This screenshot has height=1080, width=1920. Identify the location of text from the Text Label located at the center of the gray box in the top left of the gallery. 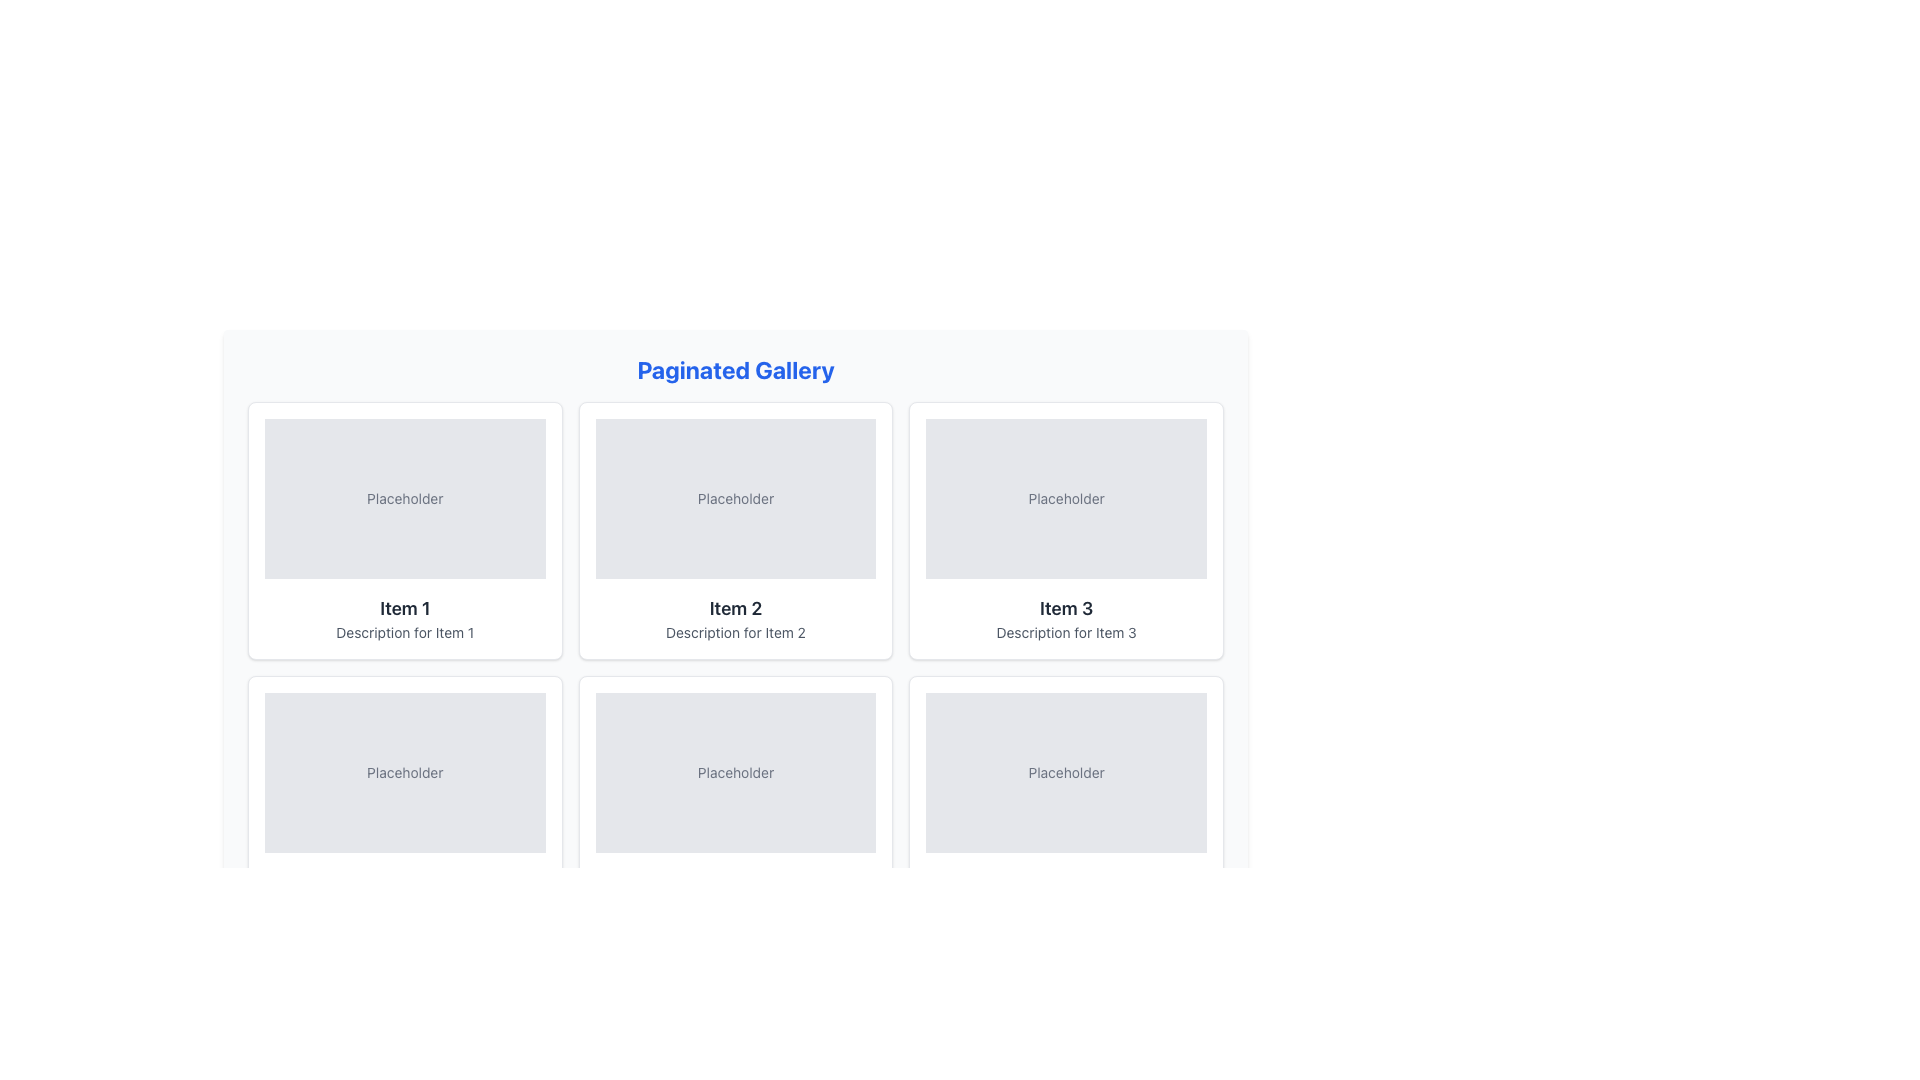
(404, 497).